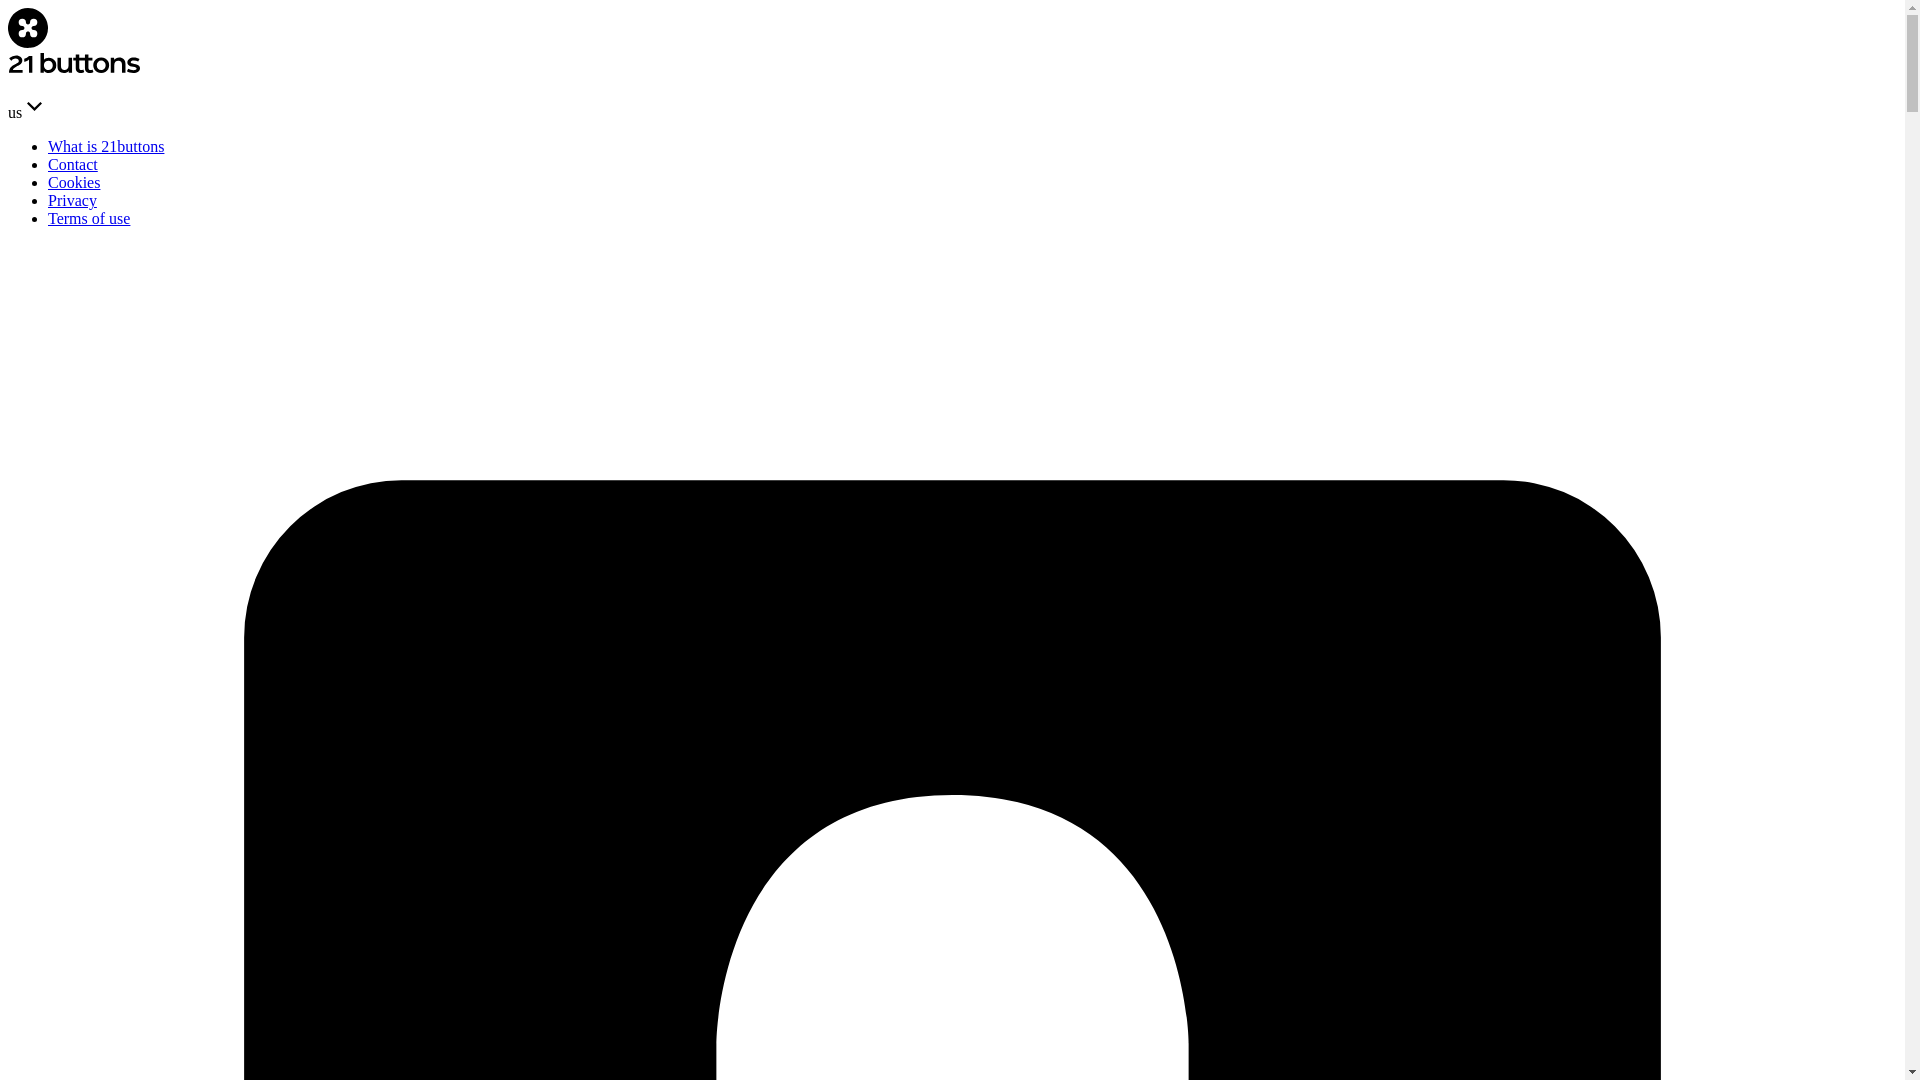 Image resolution: width=1920 pixels, height=1080 pixels. Describe the element at coordinates (73, 182) in the screenshot. I see `'Cookies'` at that location.